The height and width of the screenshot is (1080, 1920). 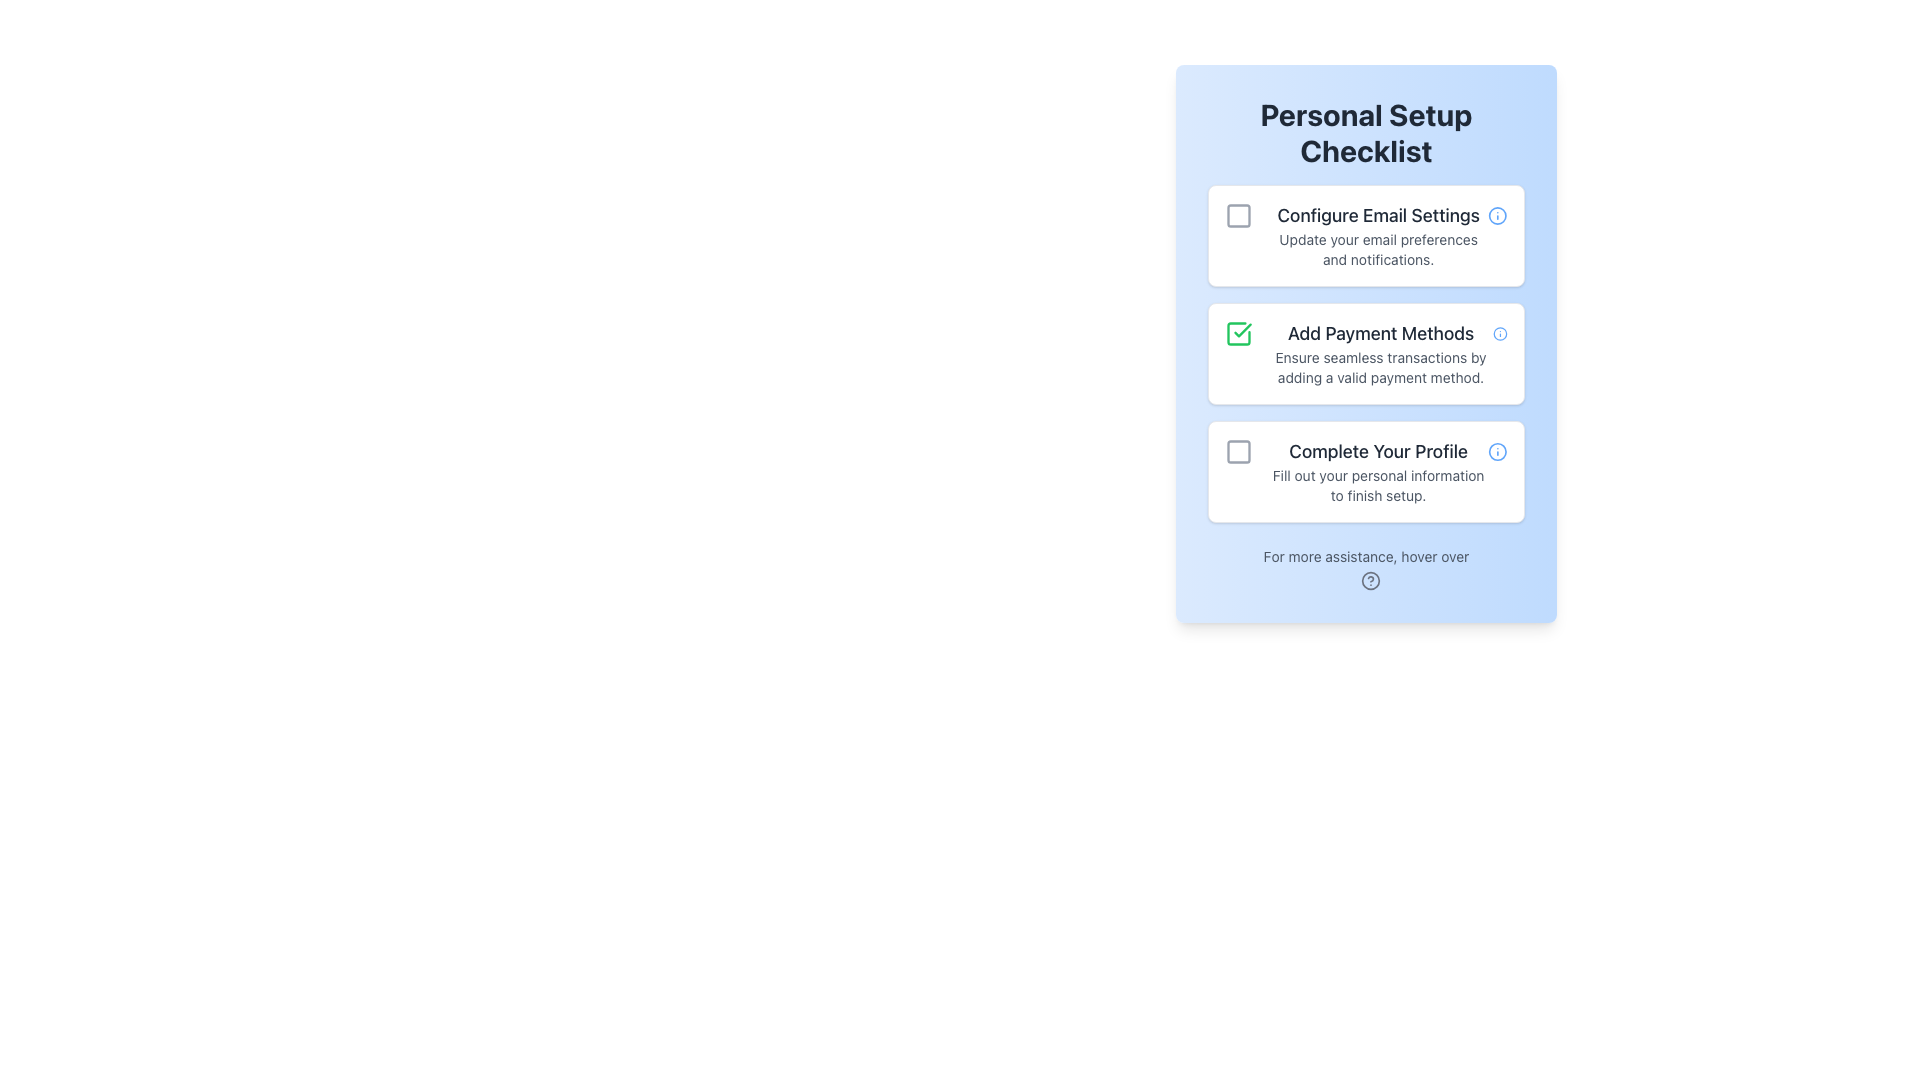 What do you see at coordinates (1237, 216) in the screenshot?
I see `the checkbox located near the top-left of the 'Configure Email Settings' checklist item to trigger a tooltip or visual feedback` at bounding box center [1237, 216].